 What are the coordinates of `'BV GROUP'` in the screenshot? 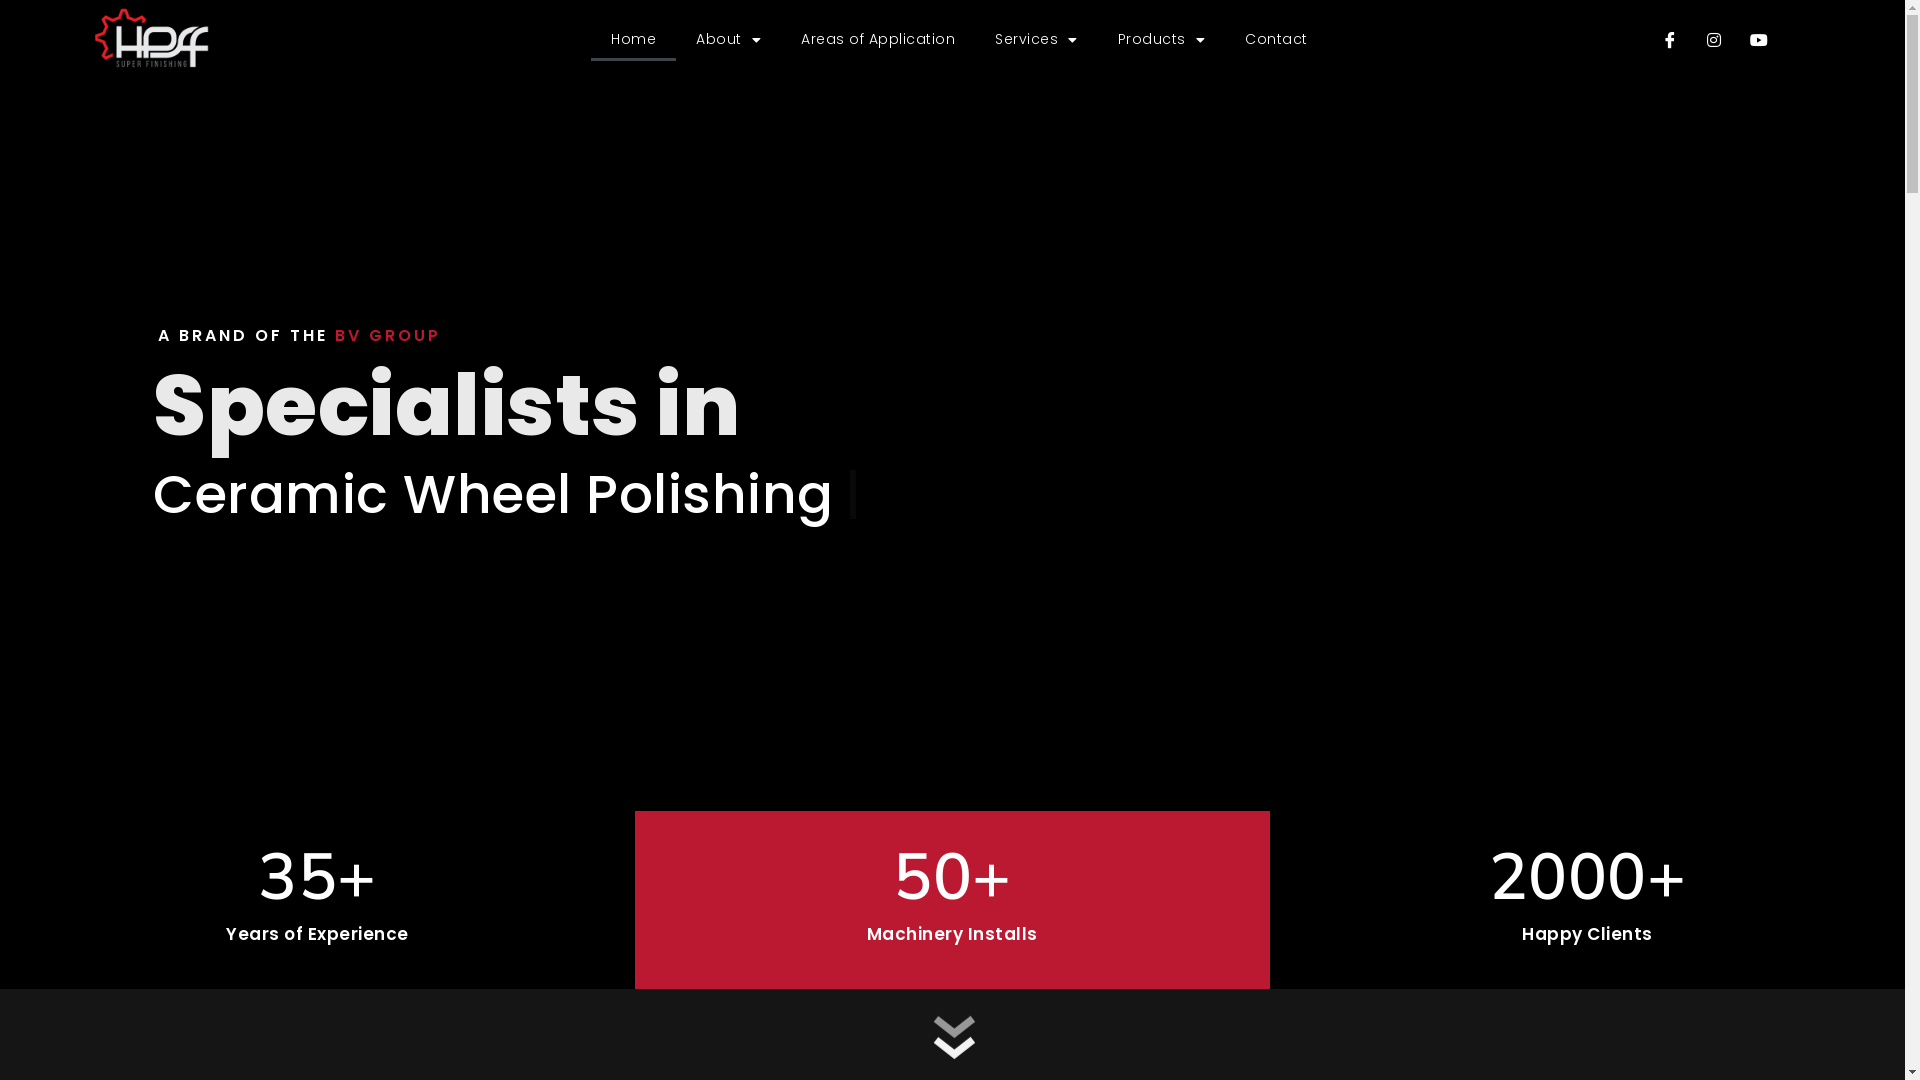 It's located at (388, 334).